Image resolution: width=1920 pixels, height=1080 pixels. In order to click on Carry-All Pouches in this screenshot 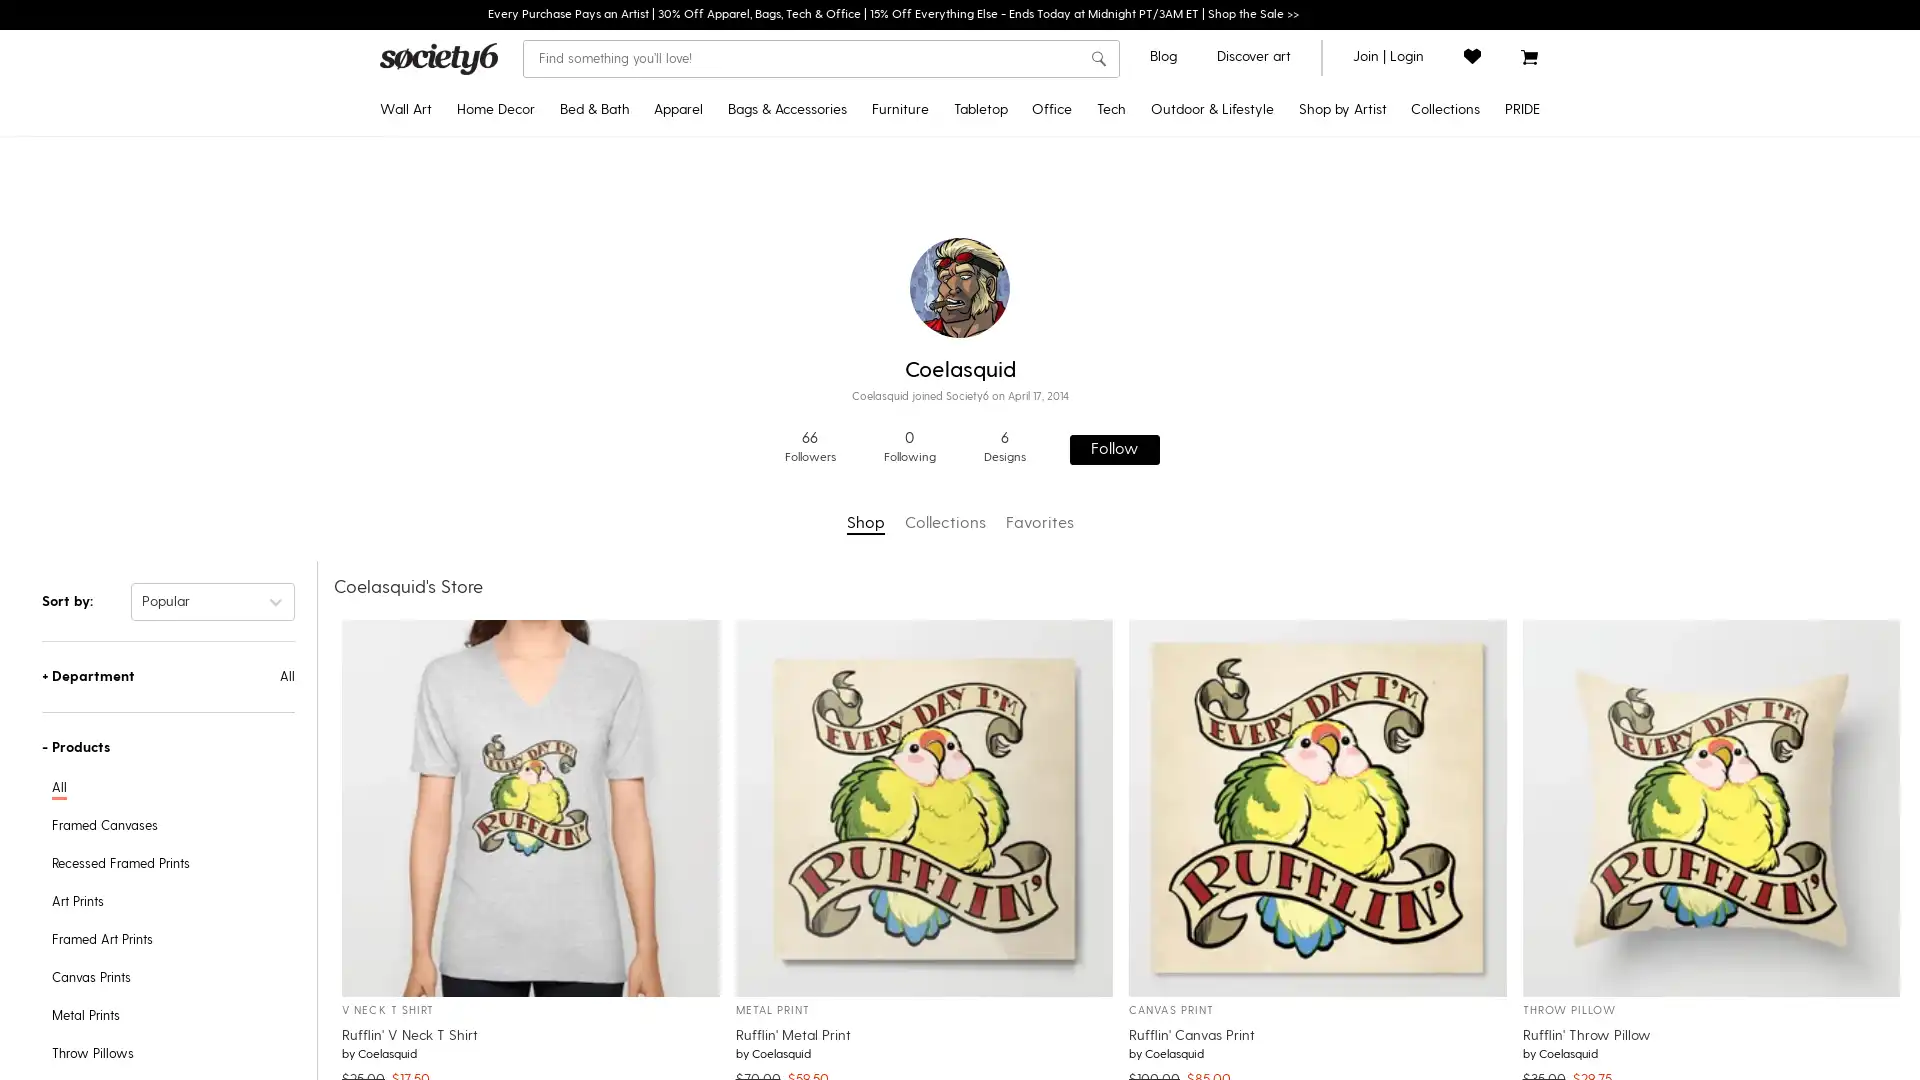, I will do `click(801, 192)`.